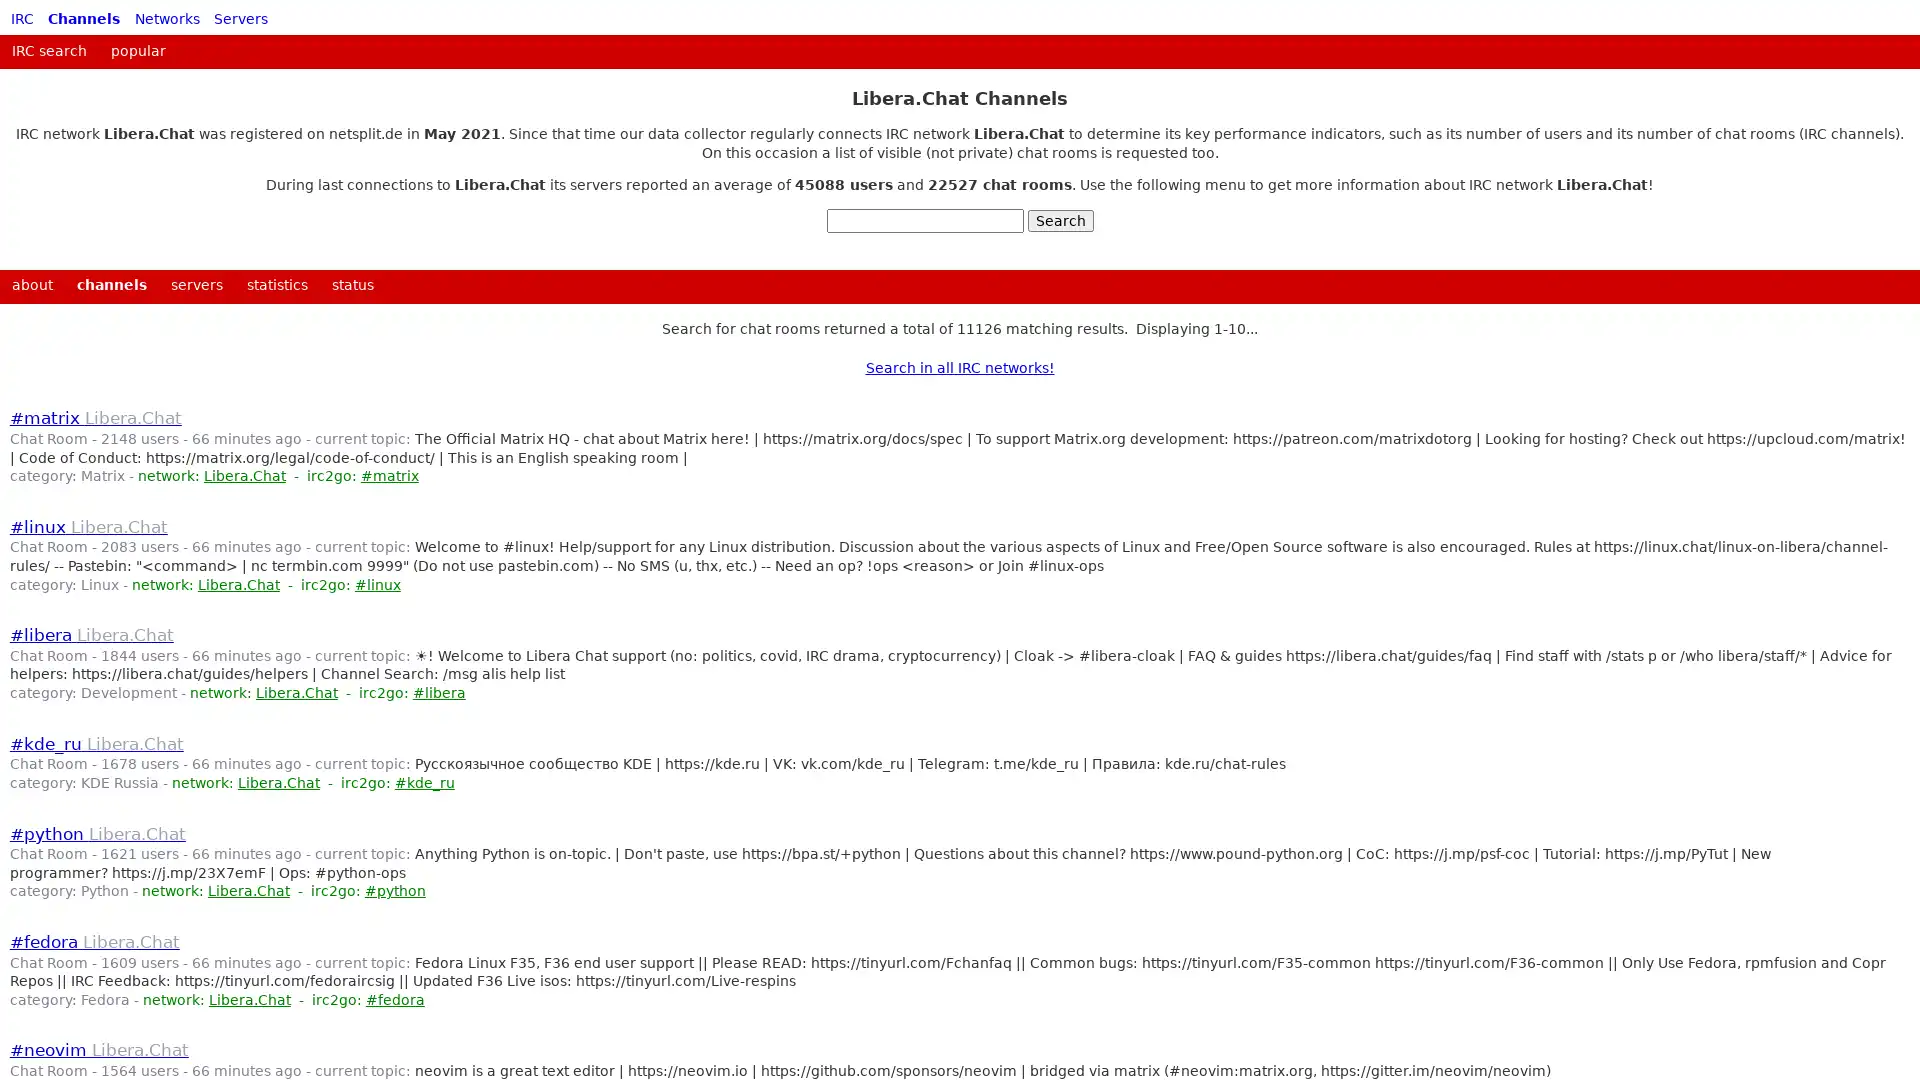 This screenshot has height=1080, width=1920. Describe the element at coordinates (1059, 219) in the screenshot. I see `Search` at that location.